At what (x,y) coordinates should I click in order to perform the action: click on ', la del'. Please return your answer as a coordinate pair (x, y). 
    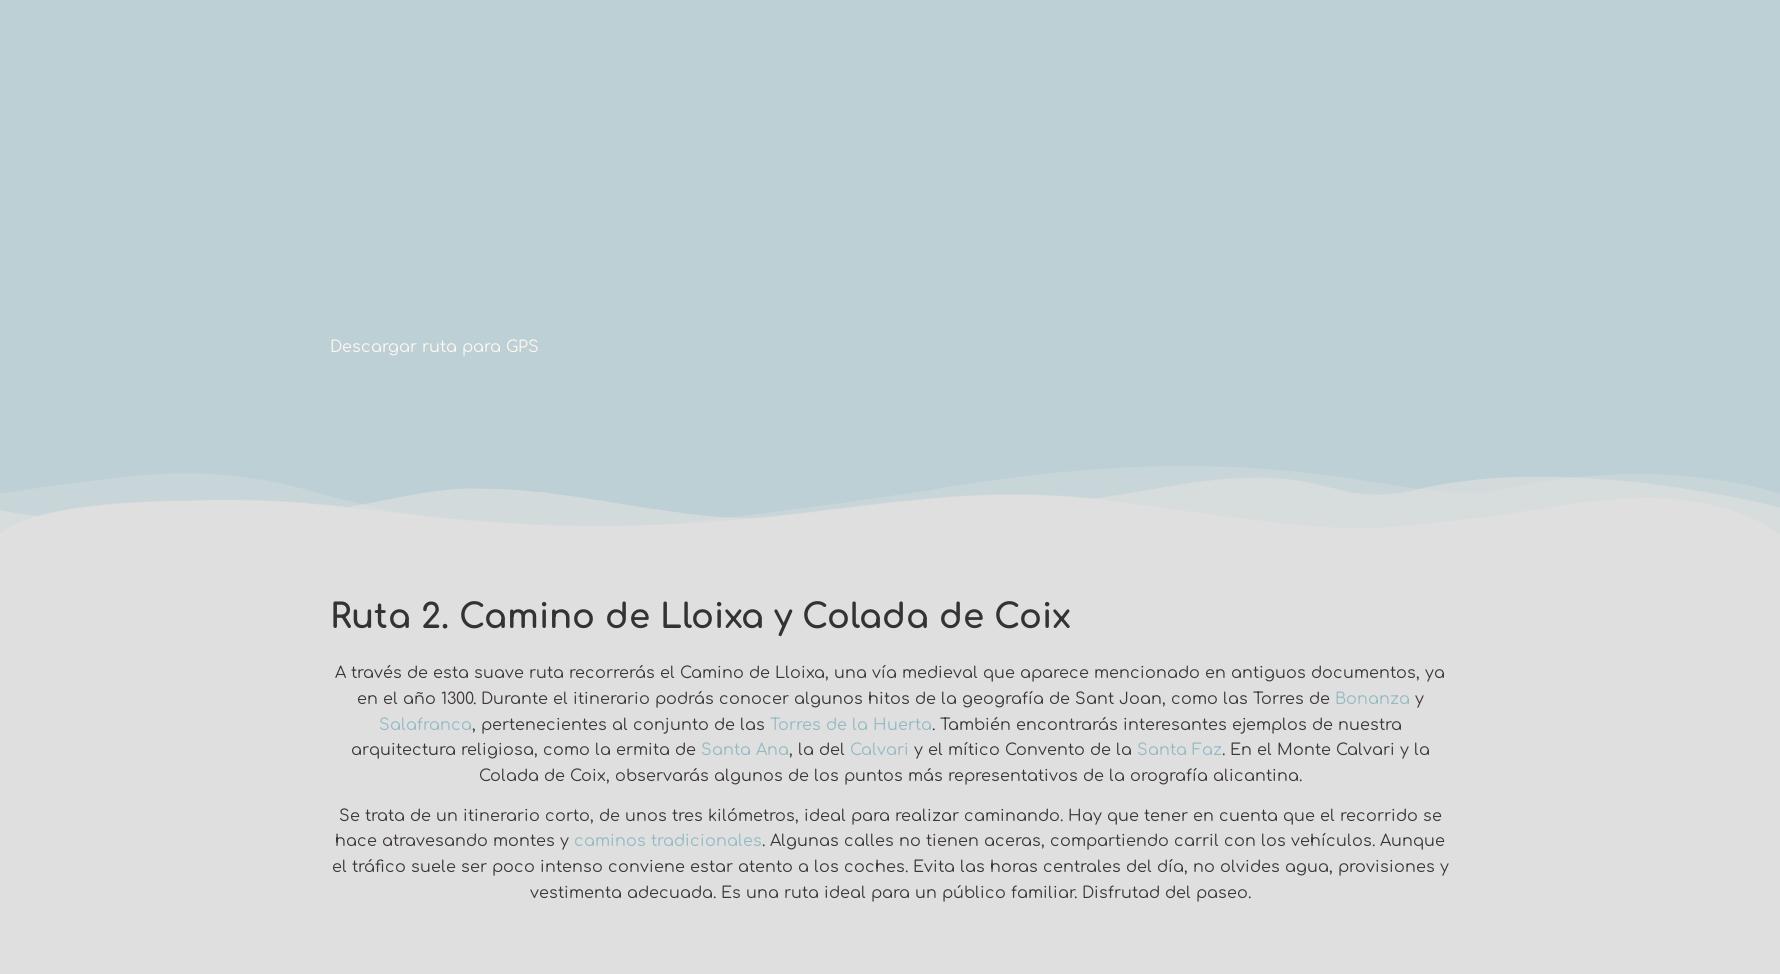
    Looking at the image, I should click on (788, 748).